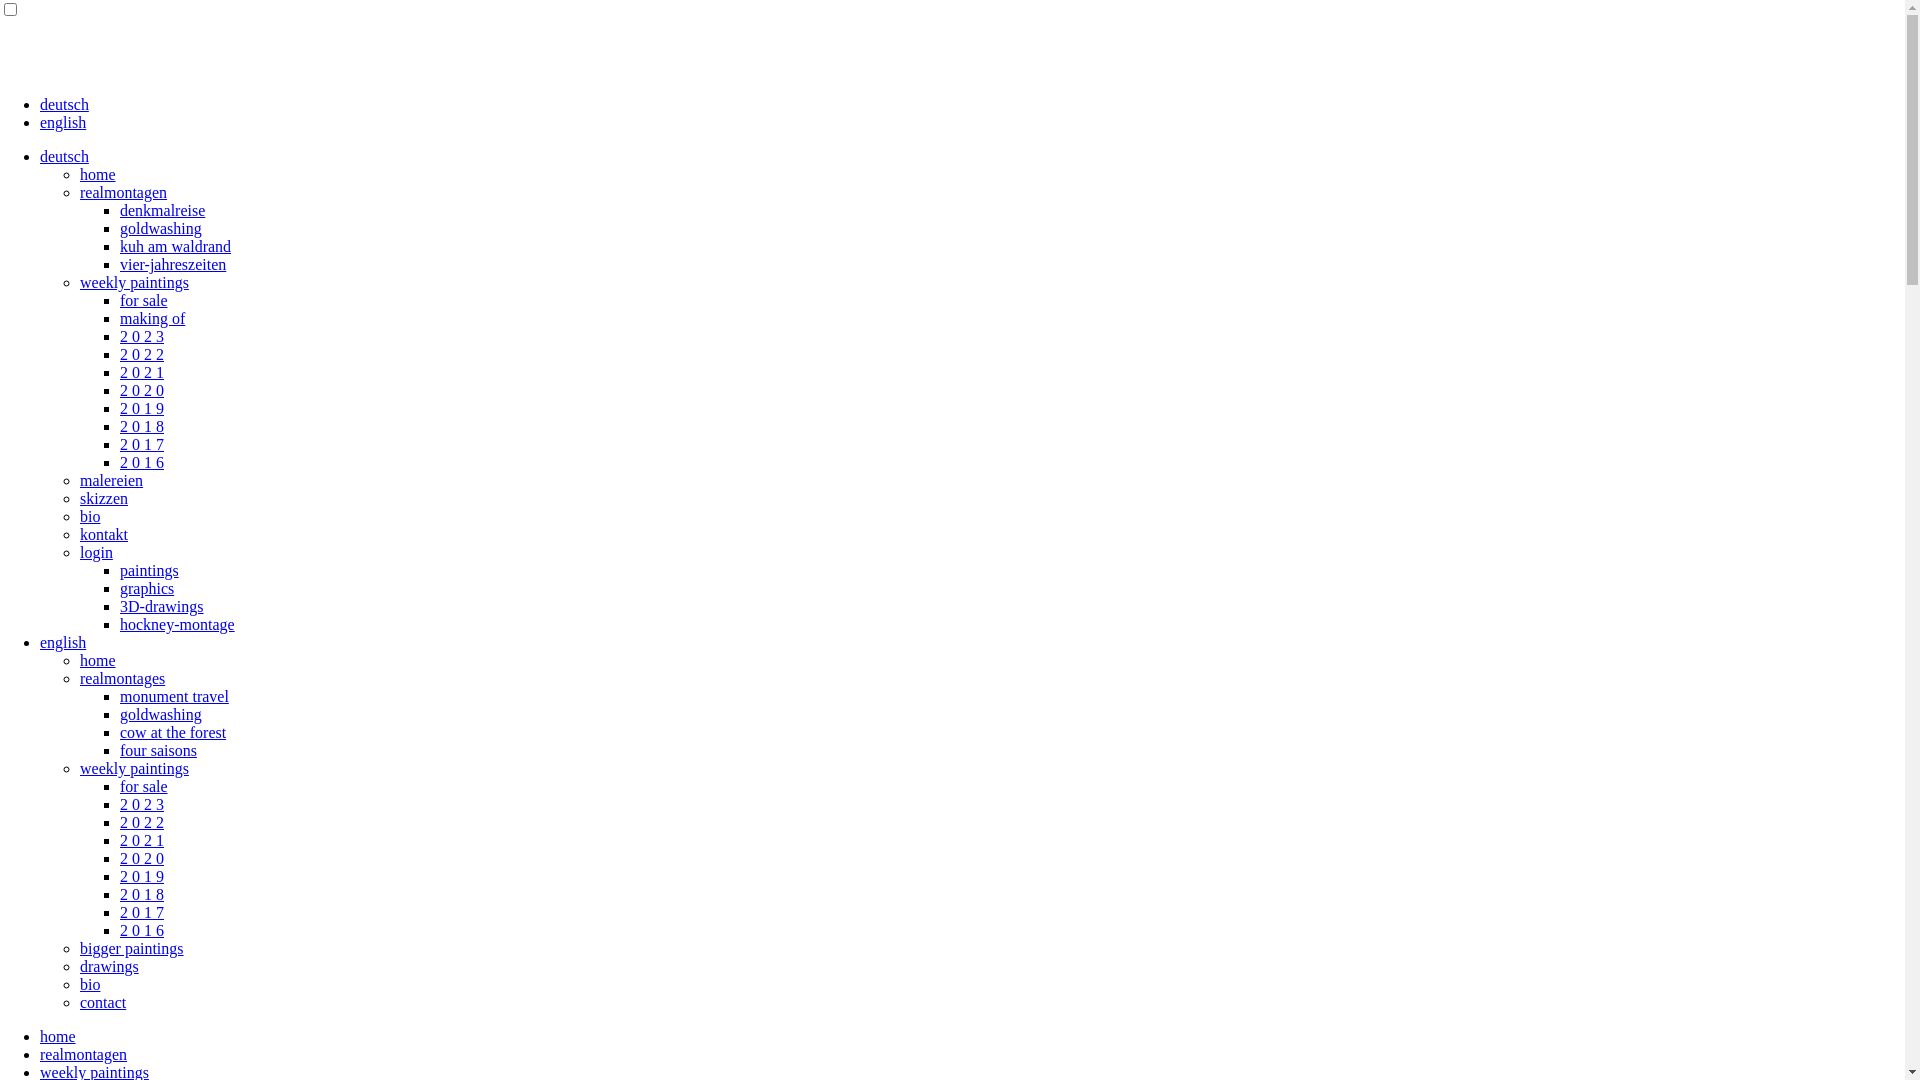 Image resolution: width=1920 pixels, height=1080 pixels. Describe the element at coordinates (89, 983) in the screenshot. I see `'bio'` at that location.